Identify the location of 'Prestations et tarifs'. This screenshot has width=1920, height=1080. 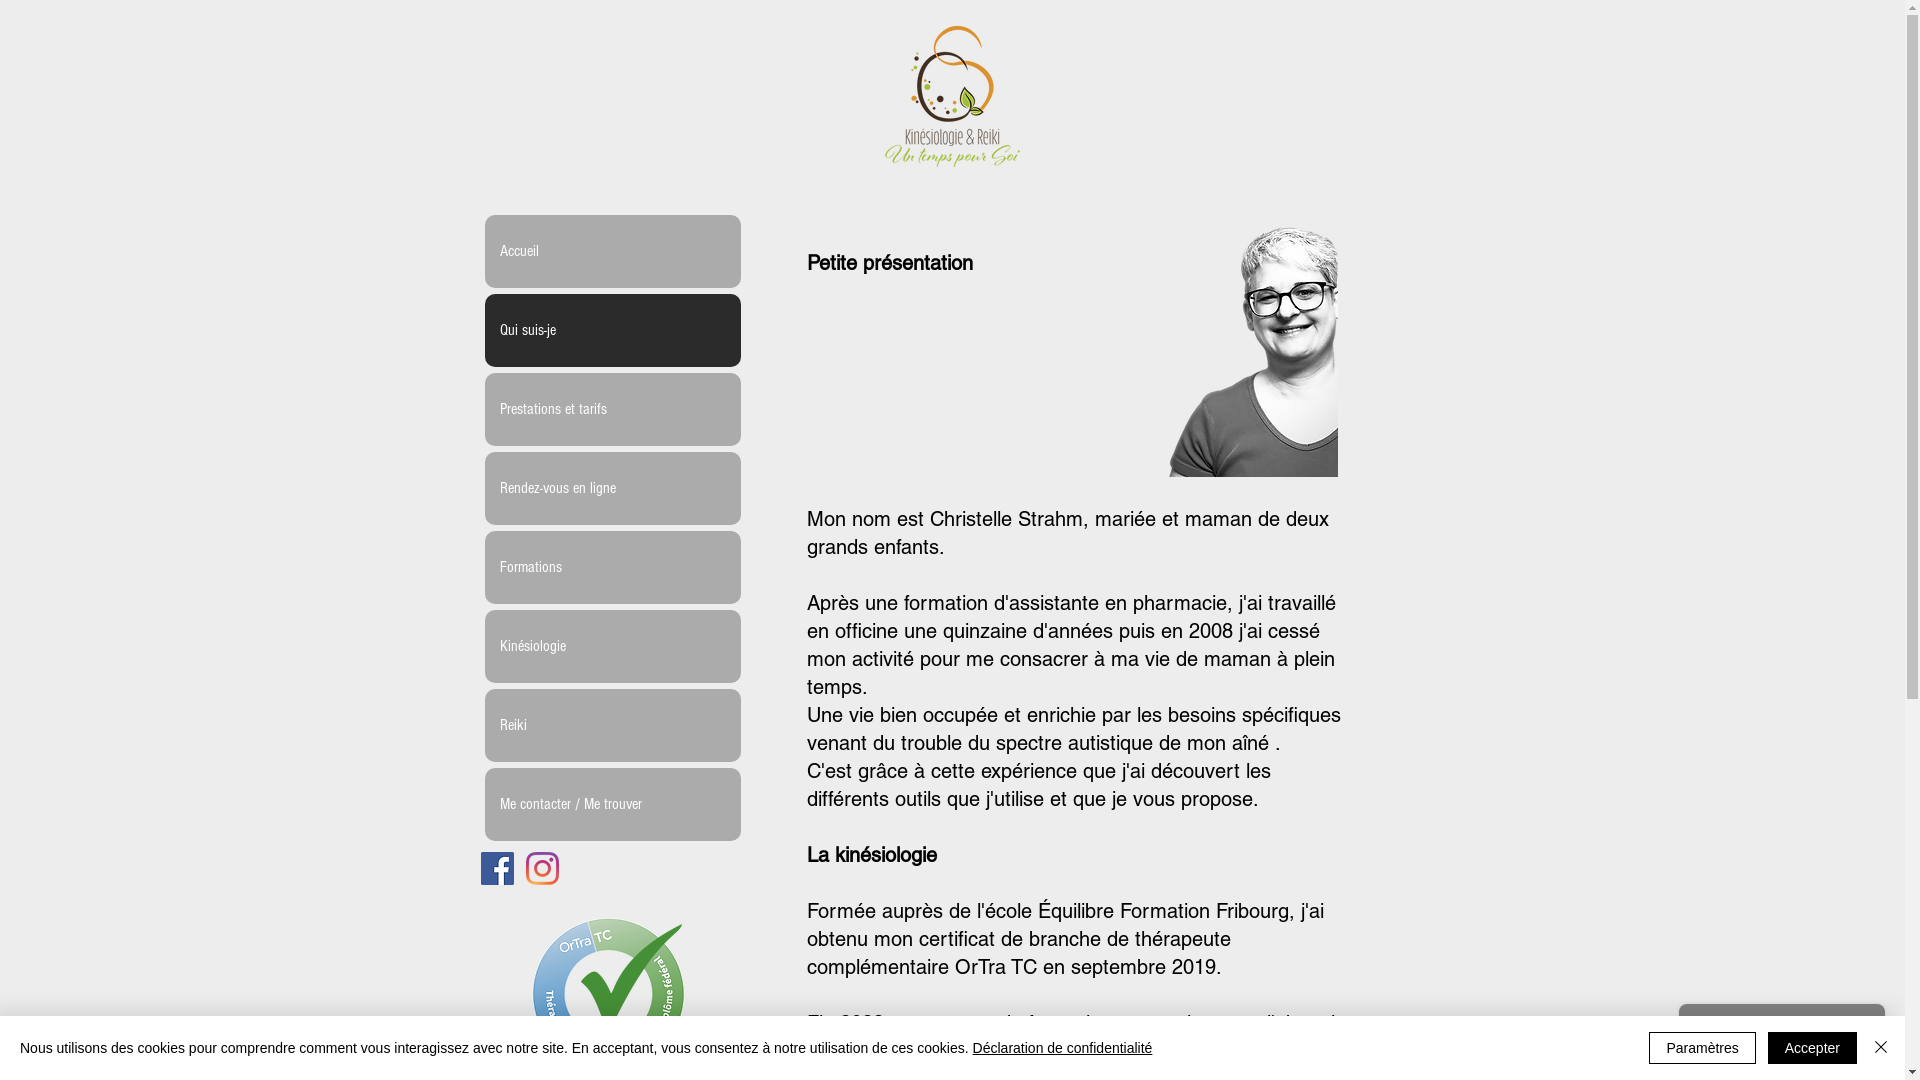
(610, 408).